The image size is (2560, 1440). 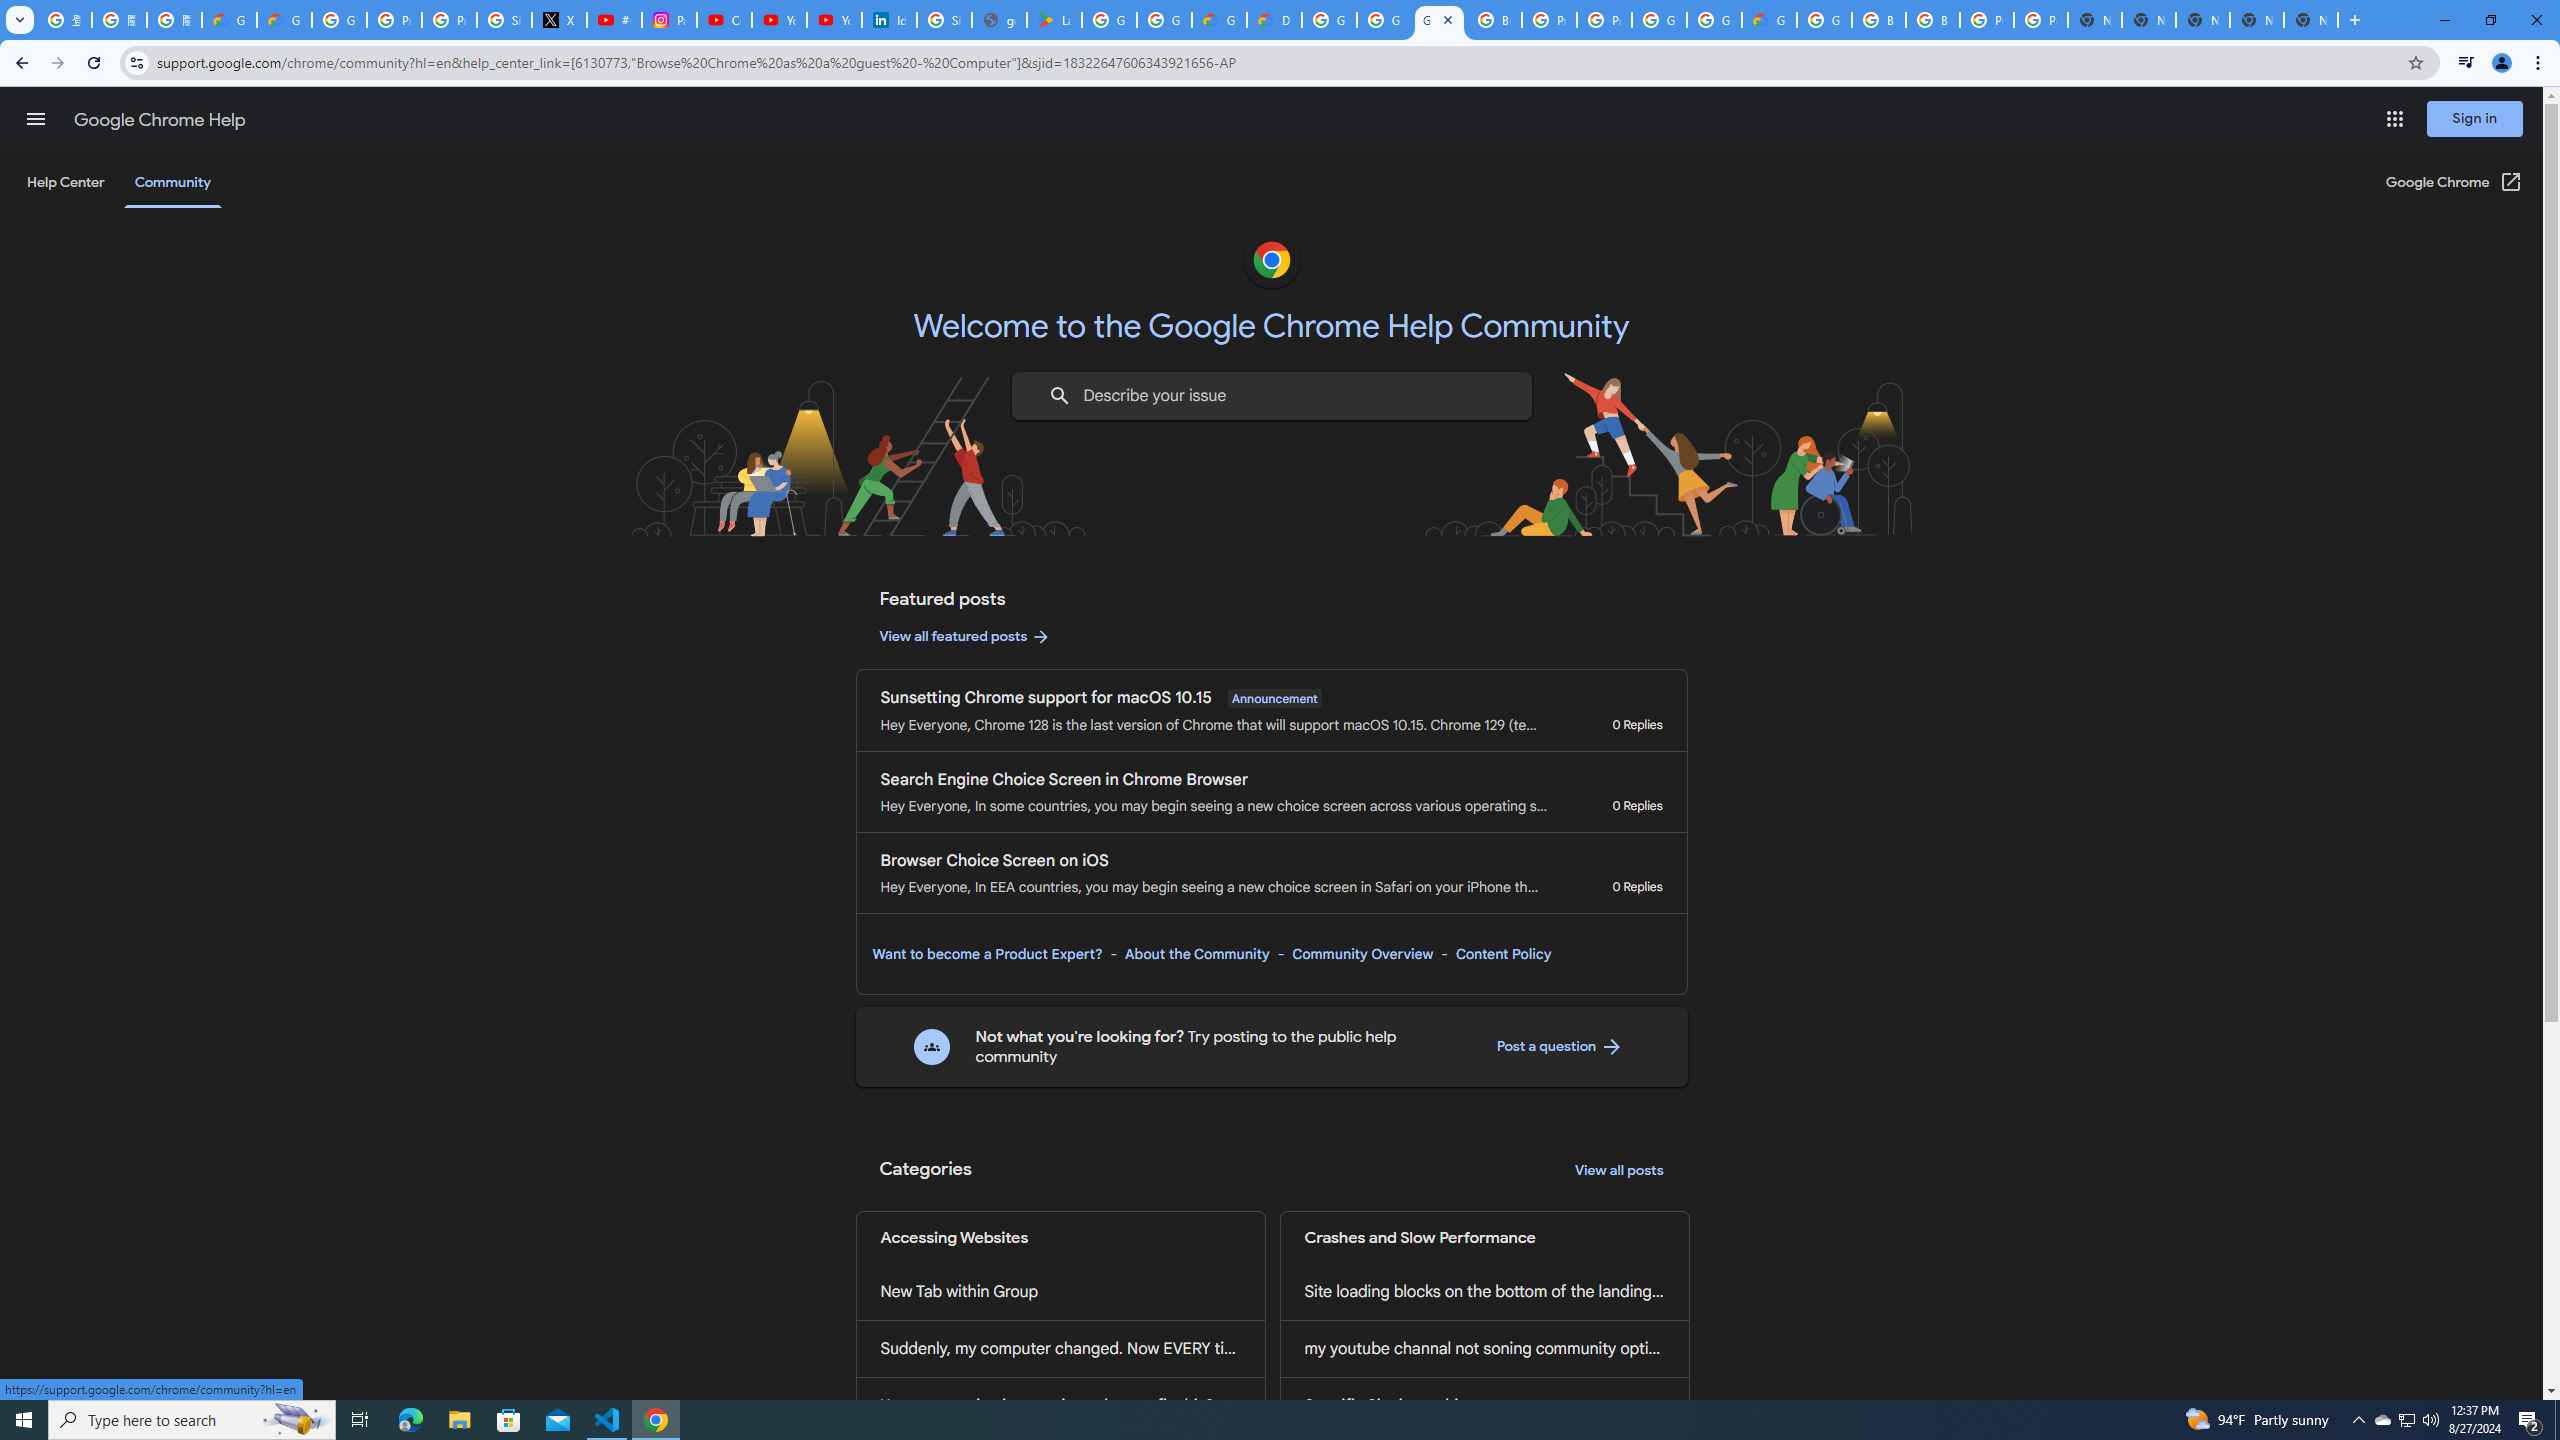 What do you see at coordinates (34, 118) in the screenshot?
I see `'Main menu'` at bounding box center [34, 118].